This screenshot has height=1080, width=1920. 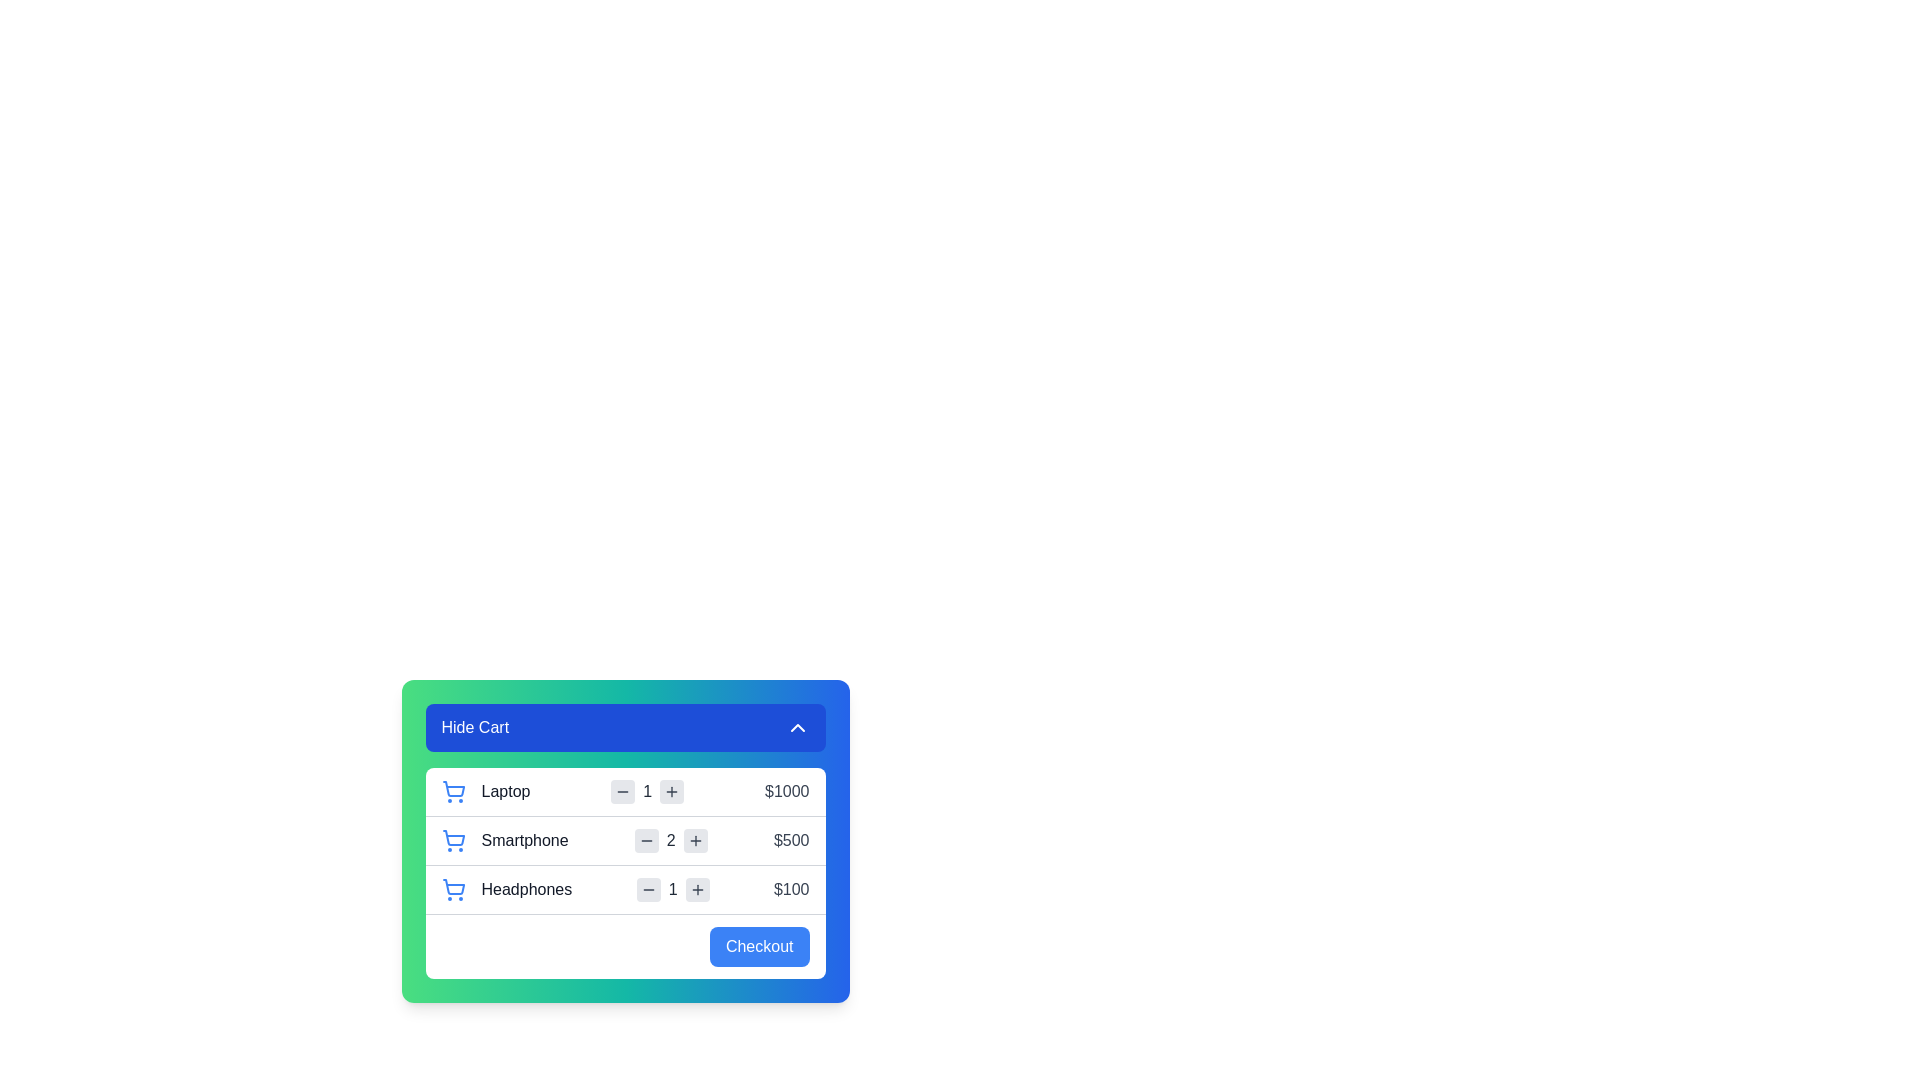 I want to click on the 'Headphones' product entry in the shopping cart, which is the third item in the list located in the lower-right area of the interface, so click(x=506, y=889).